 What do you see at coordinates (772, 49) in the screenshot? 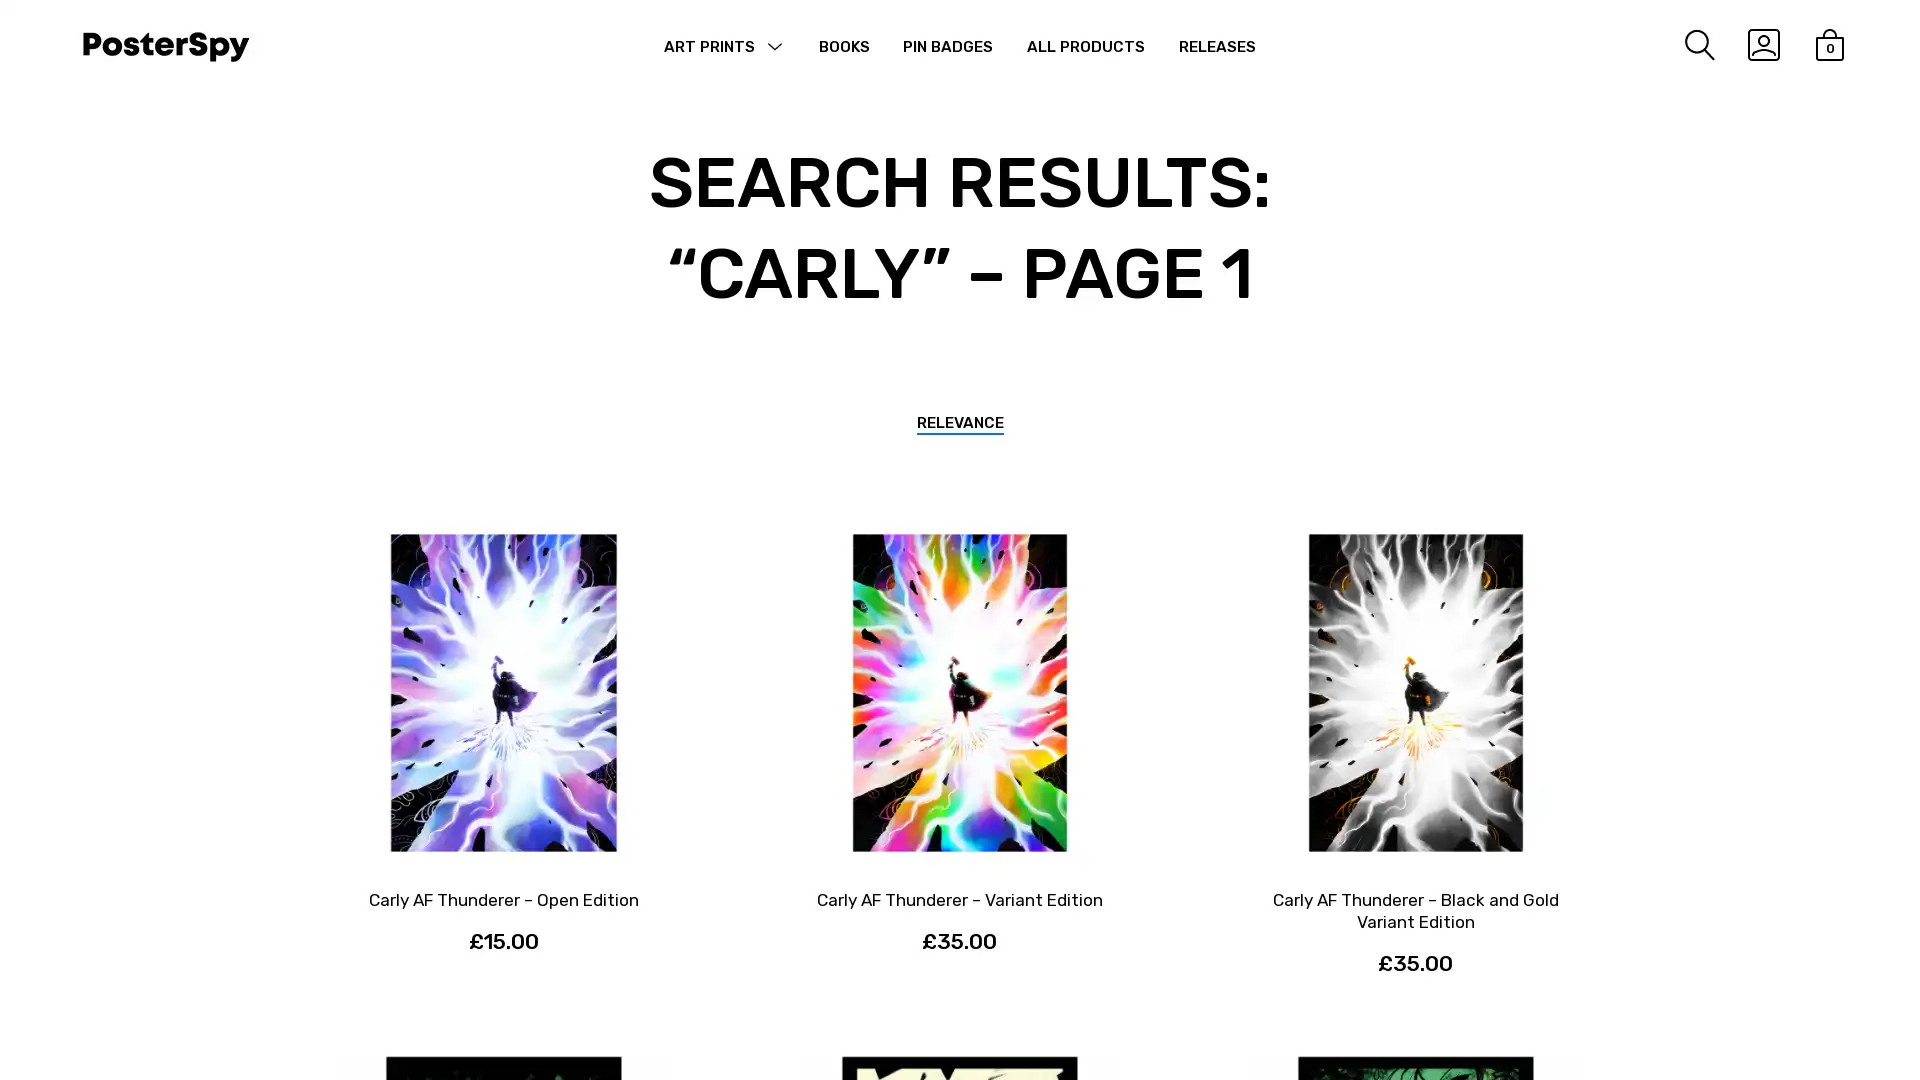
I see `MENU TOGGLE` at bounding box center [772, 49].